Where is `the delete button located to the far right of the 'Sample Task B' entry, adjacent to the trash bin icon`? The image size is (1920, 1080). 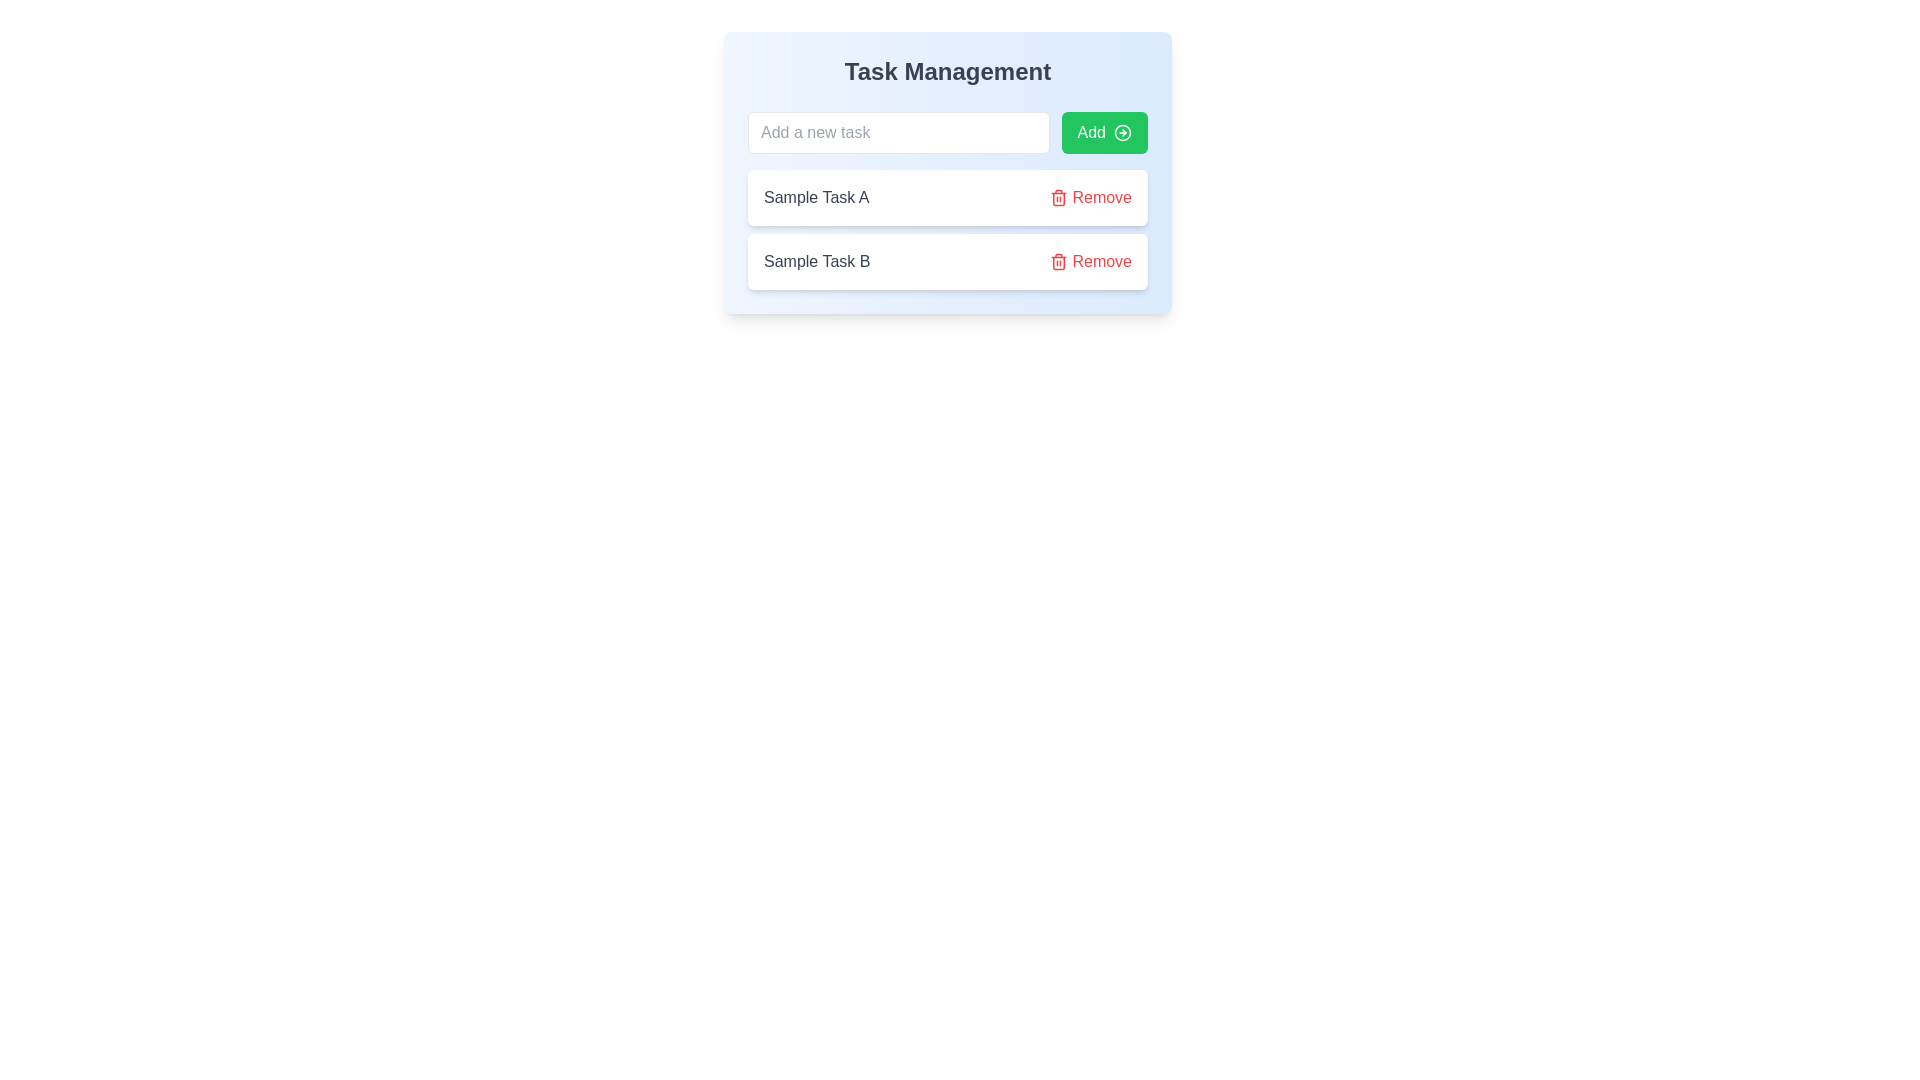
the delete button located to the far right of the 'Sample Task B' entry, adjacent to the trash bin icon is located at coordinates (1101, 261).